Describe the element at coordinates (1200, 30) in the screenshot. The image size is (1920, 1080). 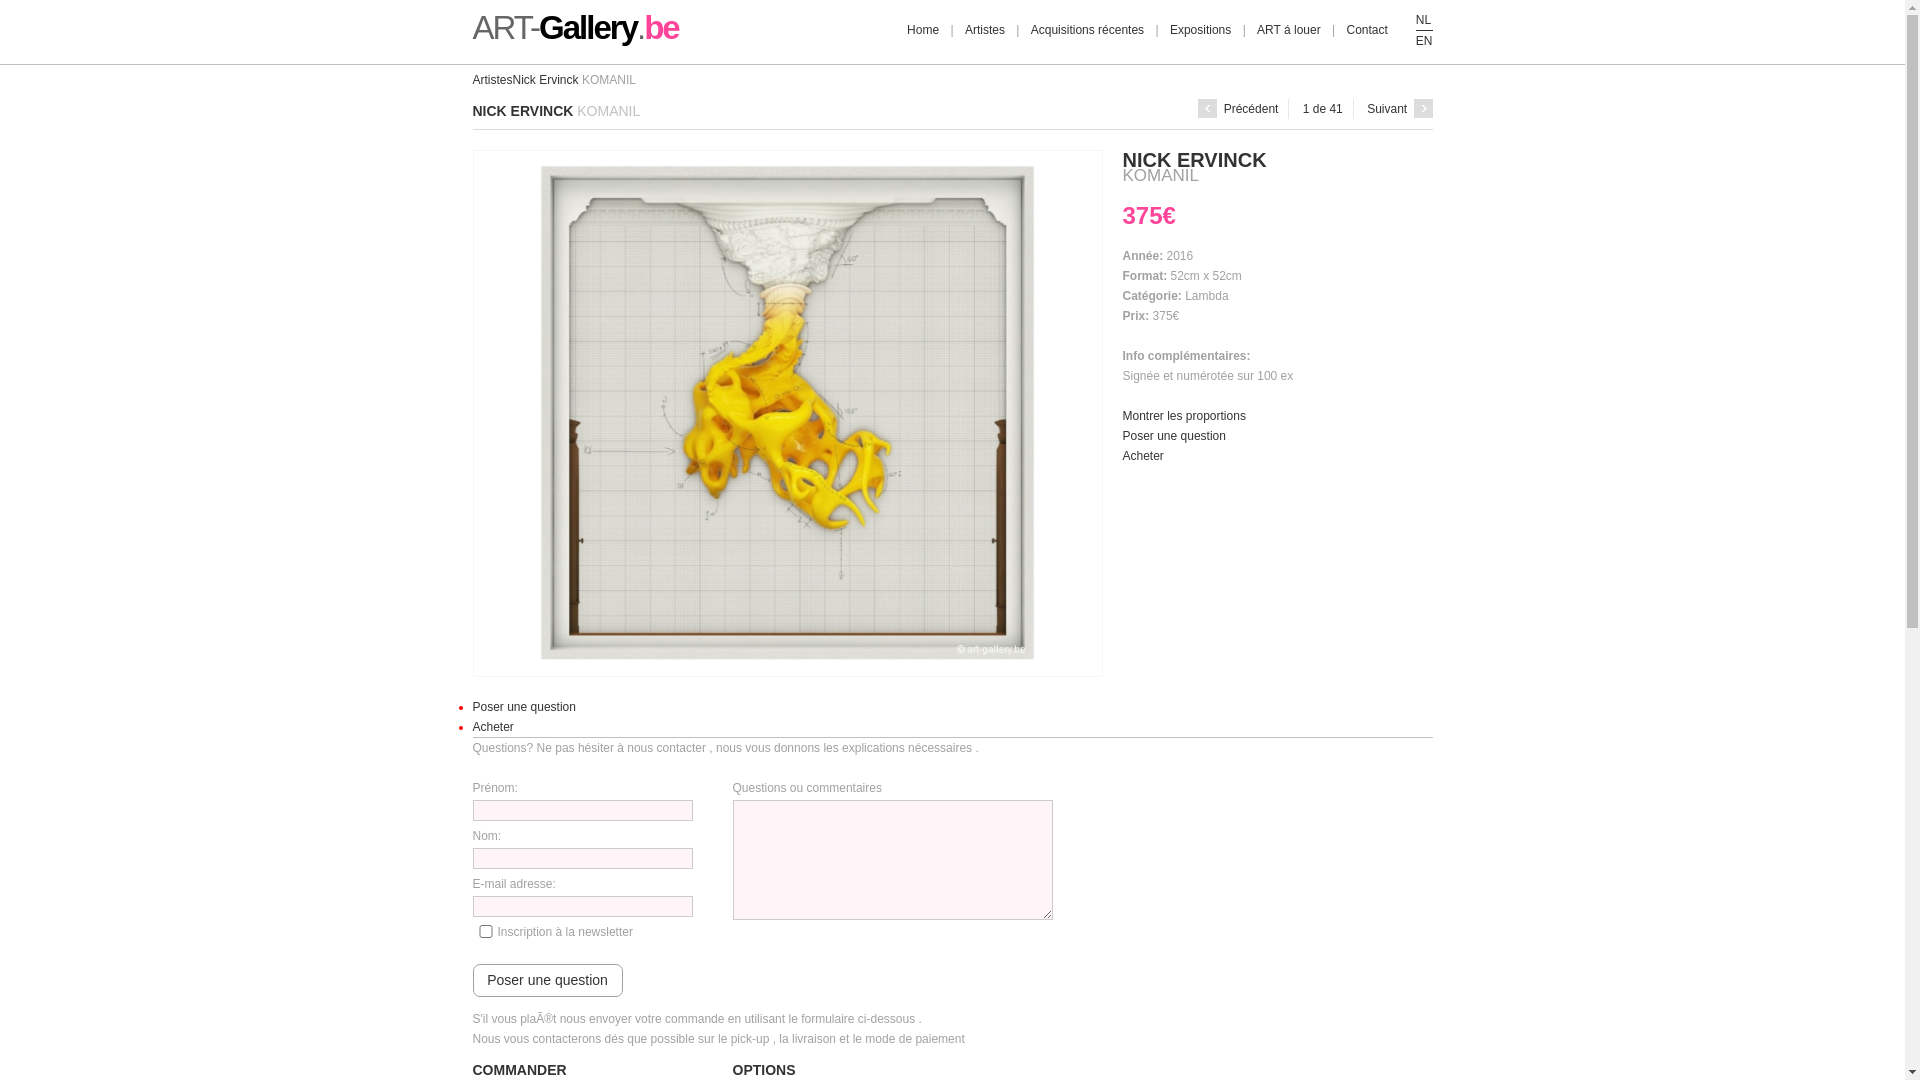
I see `'Expositions'` at that location.